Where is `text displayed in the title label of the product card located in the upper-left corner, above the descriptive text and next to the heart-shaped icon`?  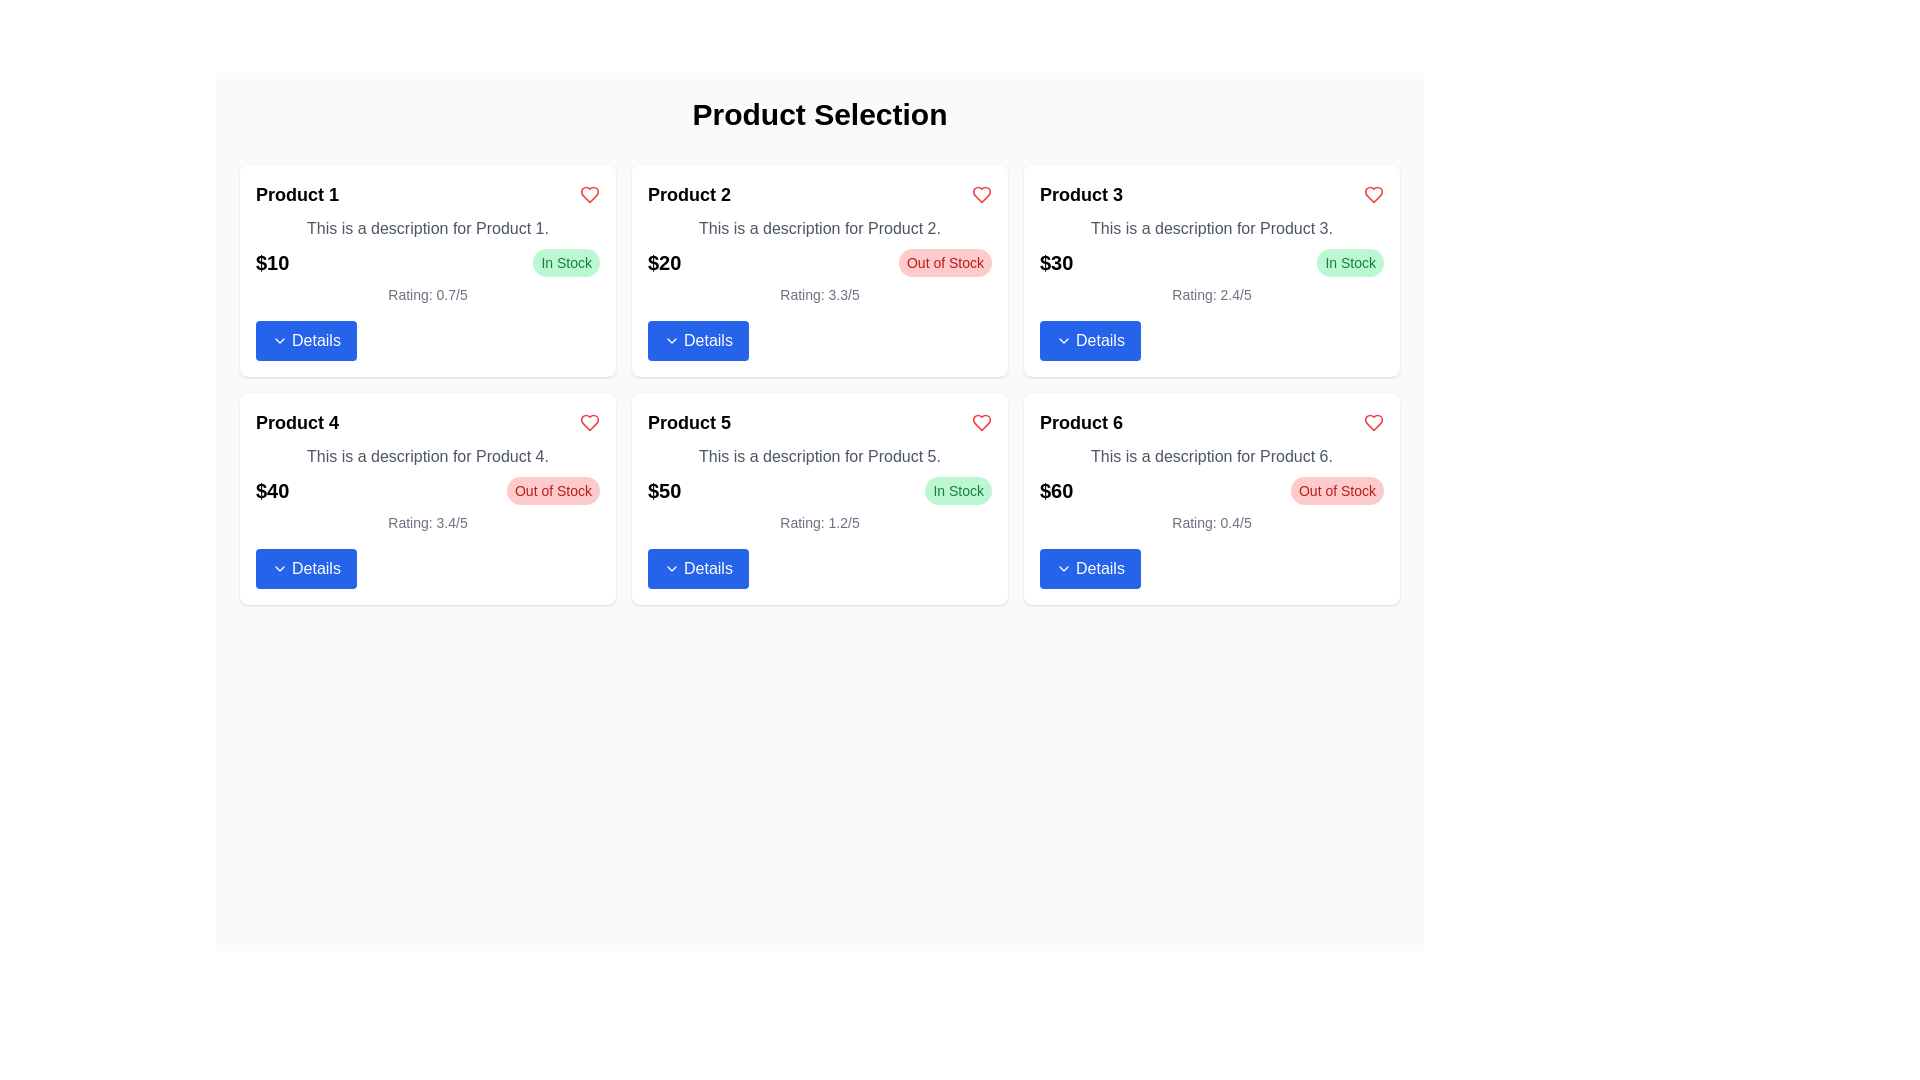 text displayed in the title label of the product card located in the upper-left corner, above the descriptive text and next to the heart-shaped icon is located at coordinates (296, 195).